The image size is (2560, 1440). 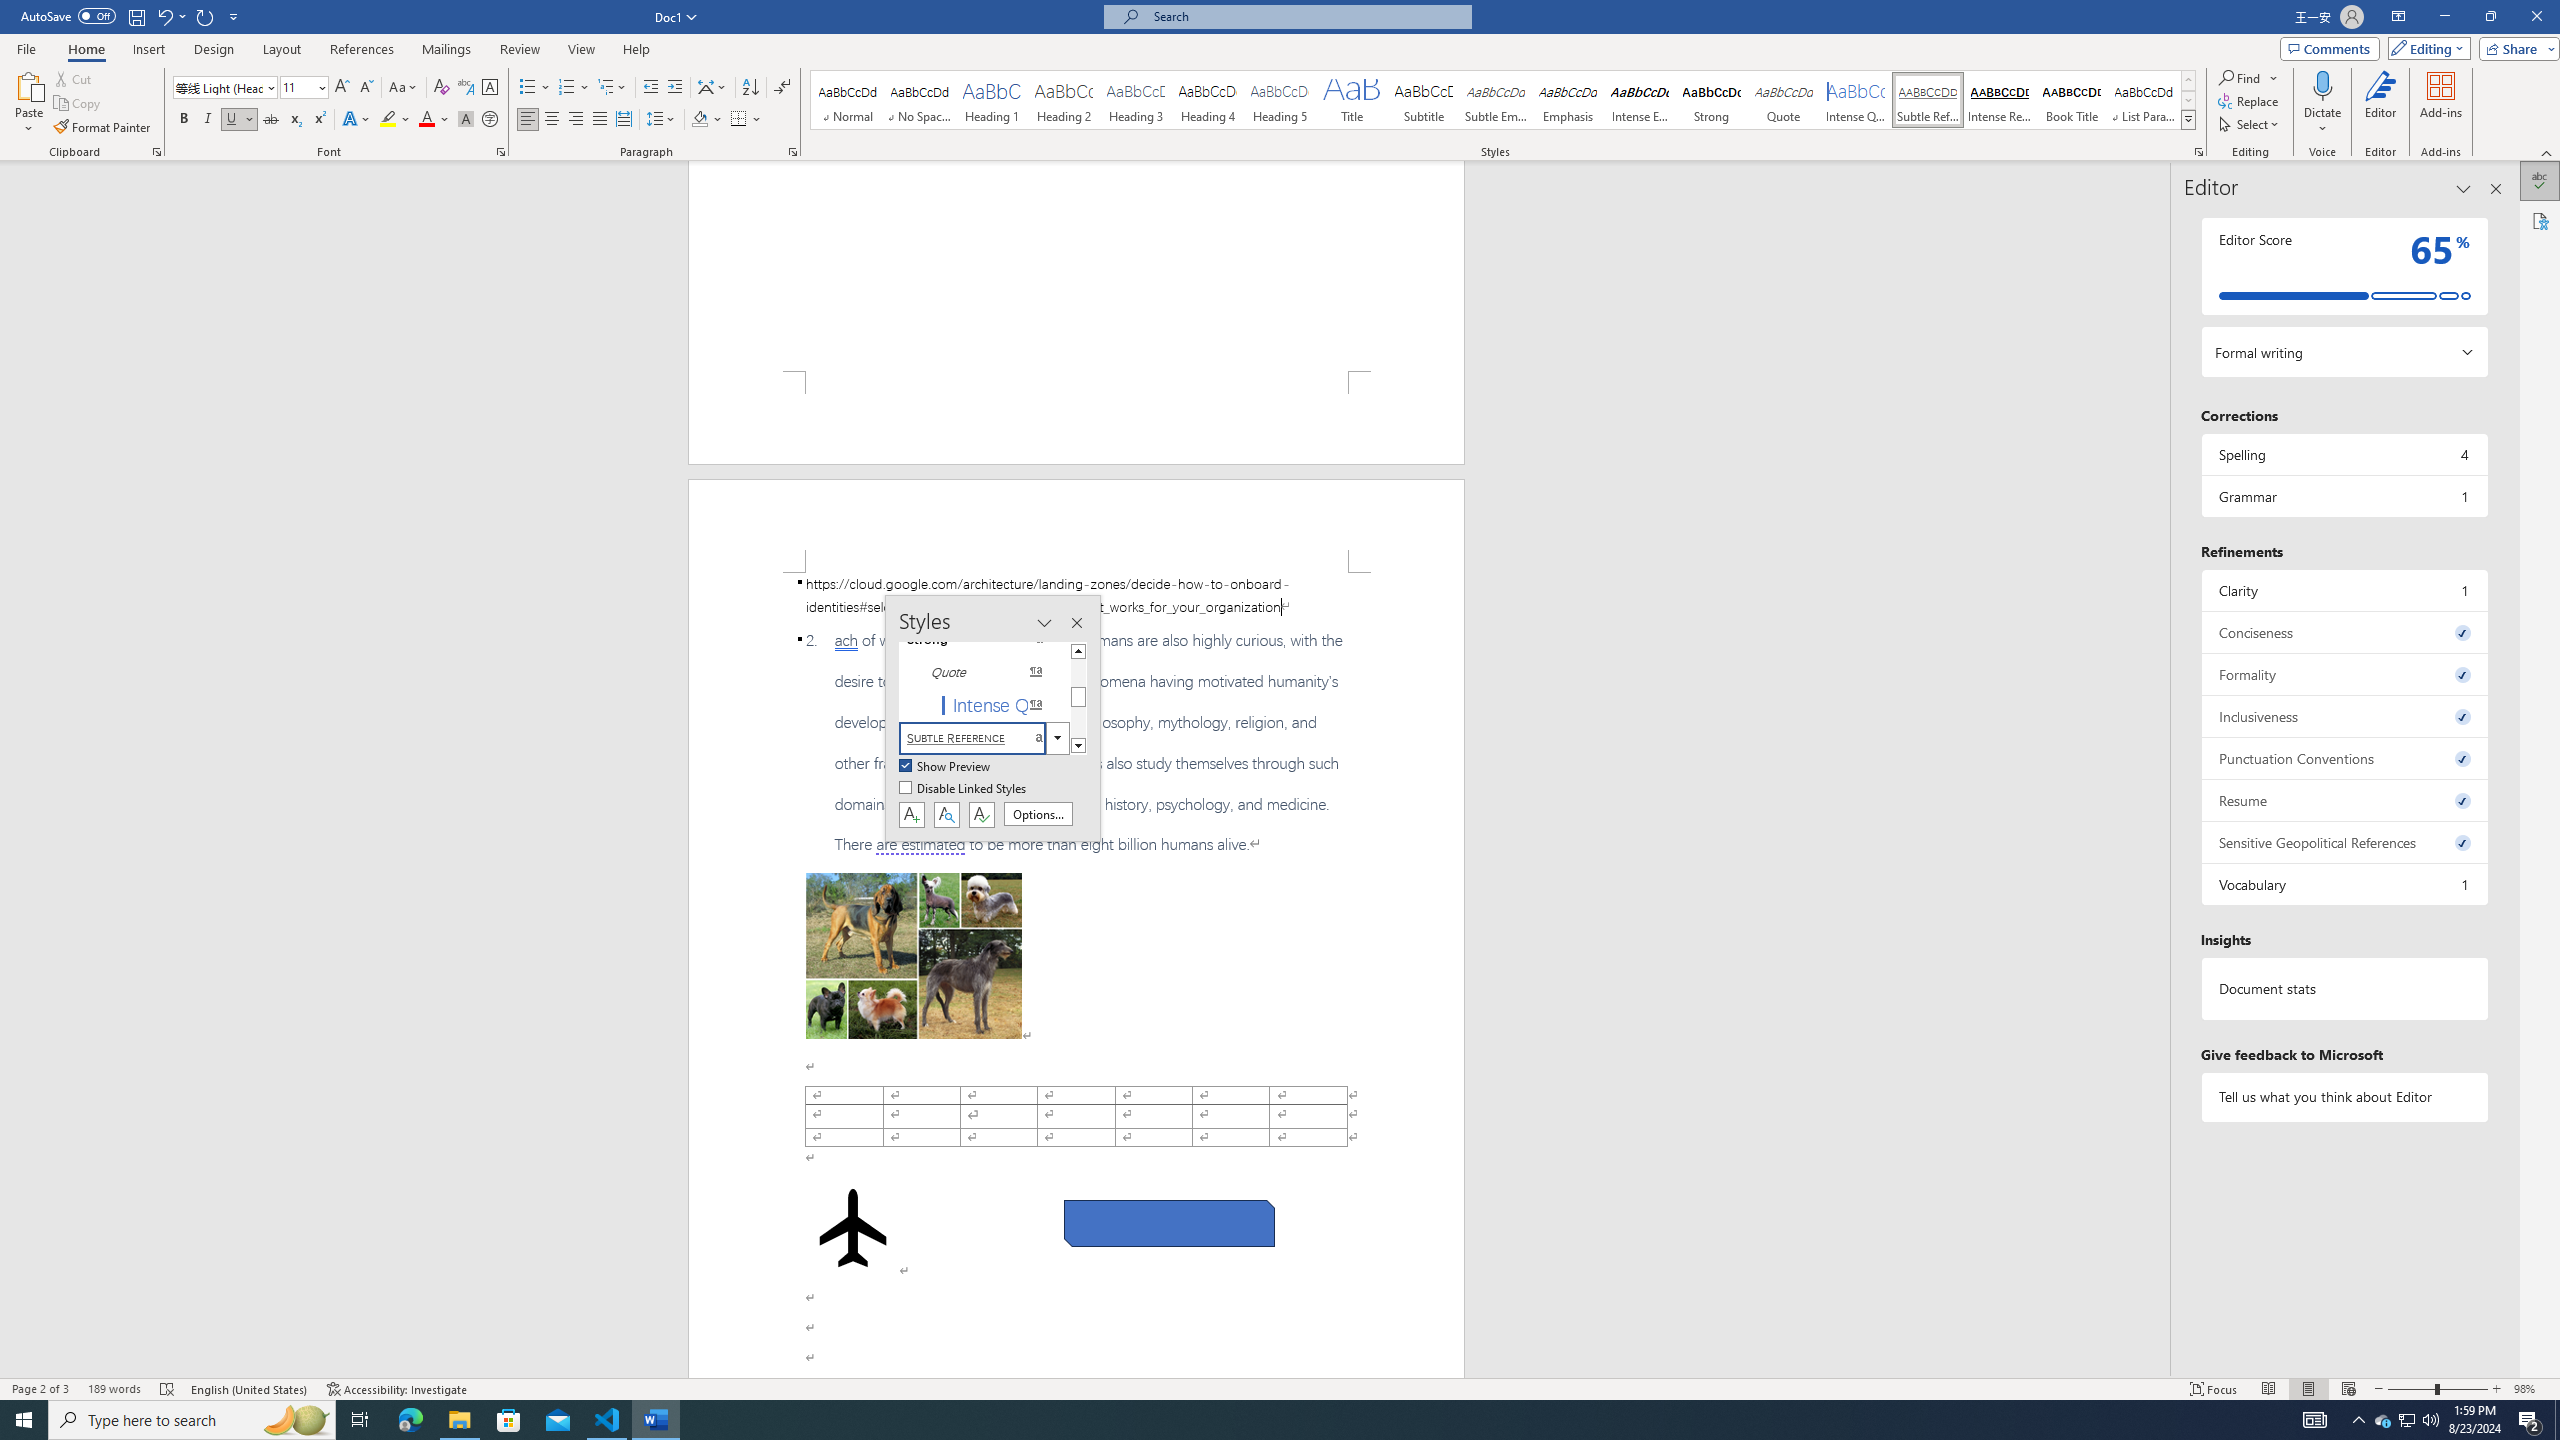 I want to click on 'Editor Score 65%', so click(x=2343, y=265).